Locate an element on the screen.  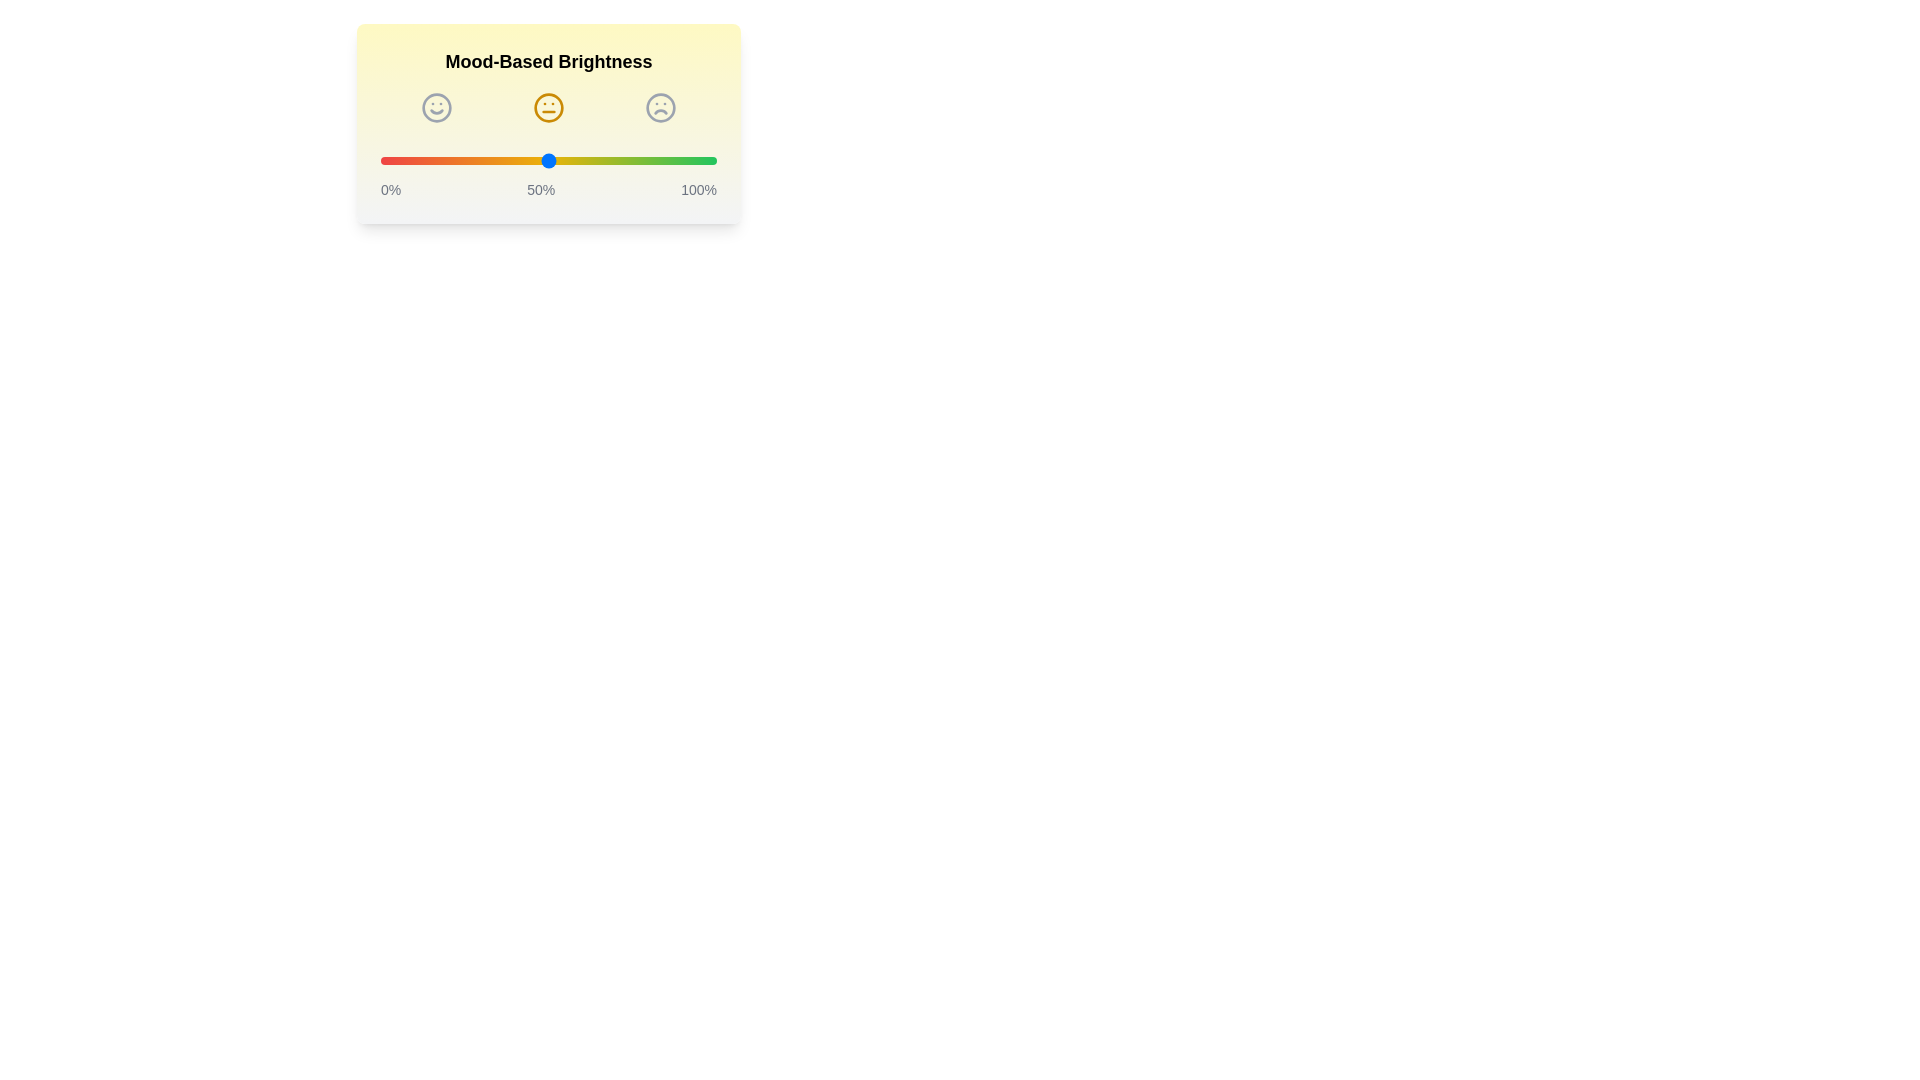
the brightness slider to 91% is located at coordinates (686, 160).